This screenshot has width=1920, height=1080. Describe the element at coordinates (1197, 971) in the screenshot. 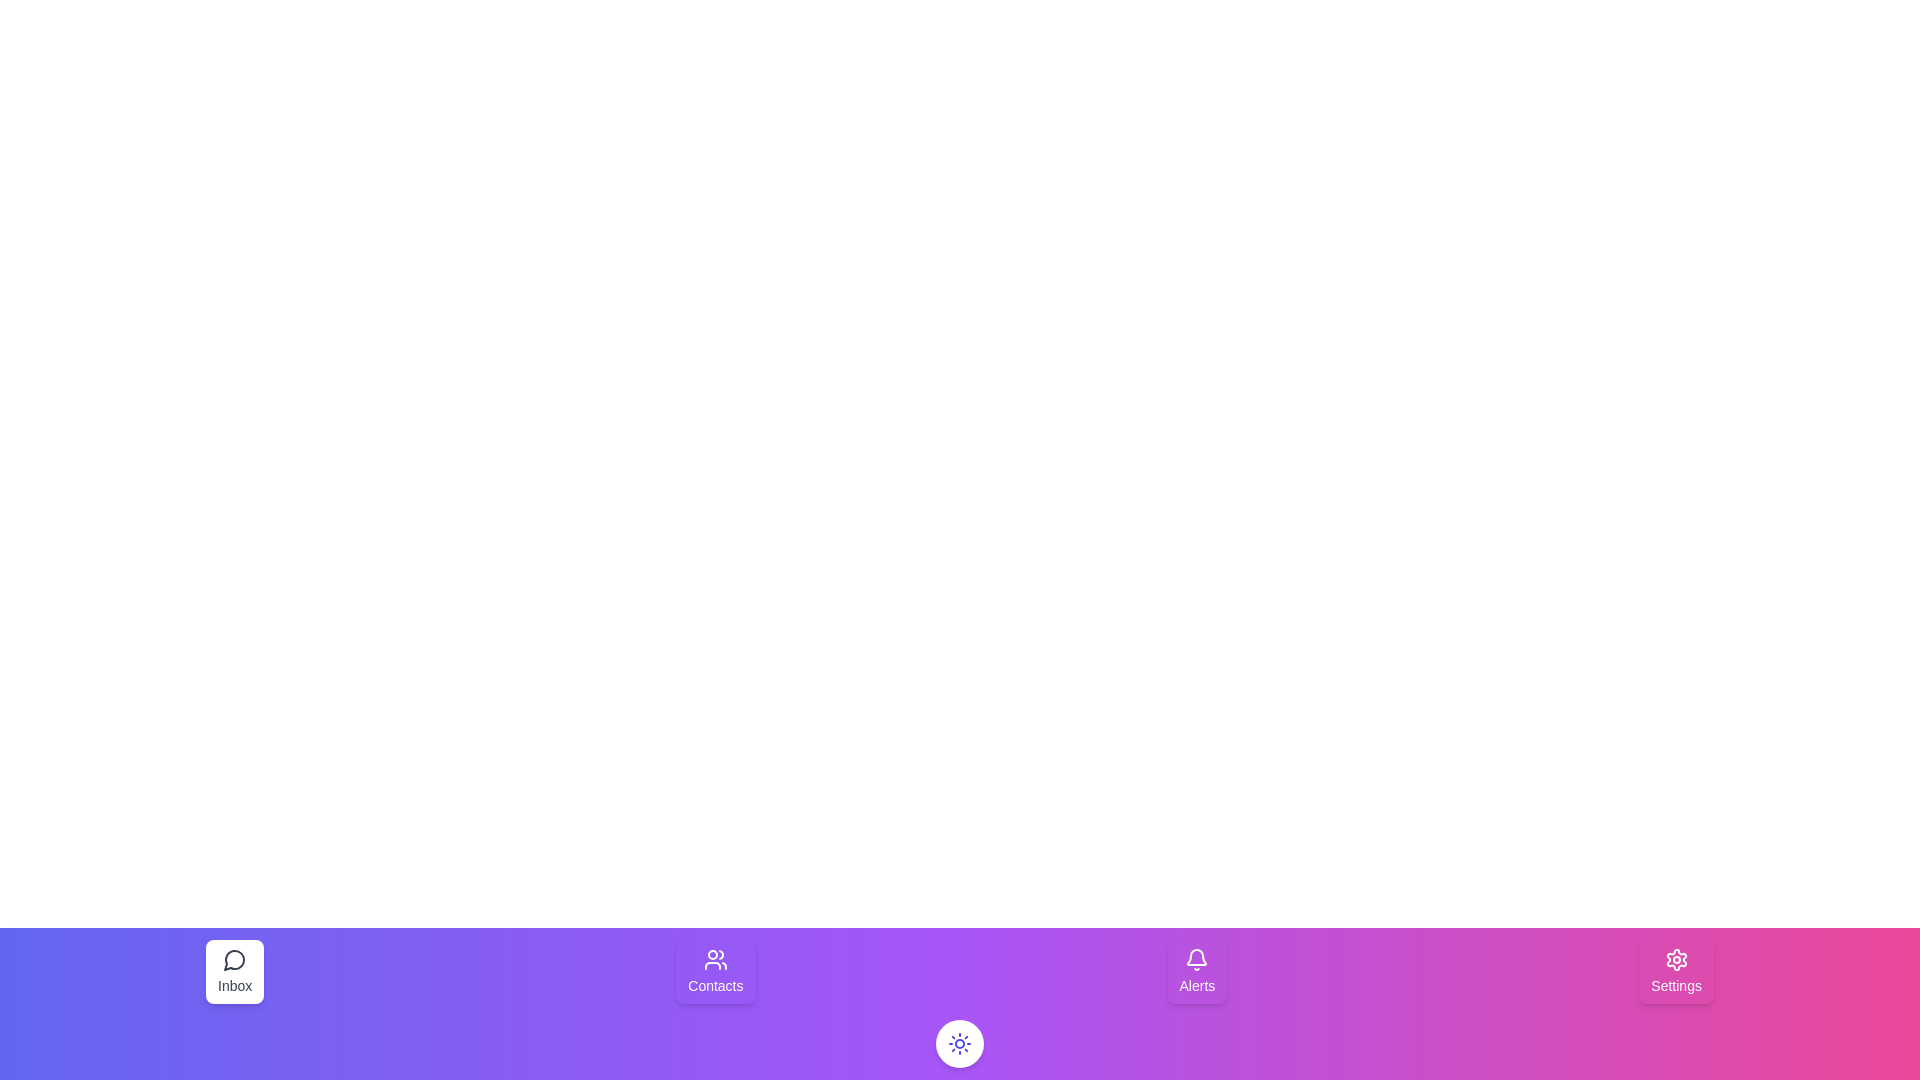

I see `the button labeled Alerts to observe its visual feedback` at that location.